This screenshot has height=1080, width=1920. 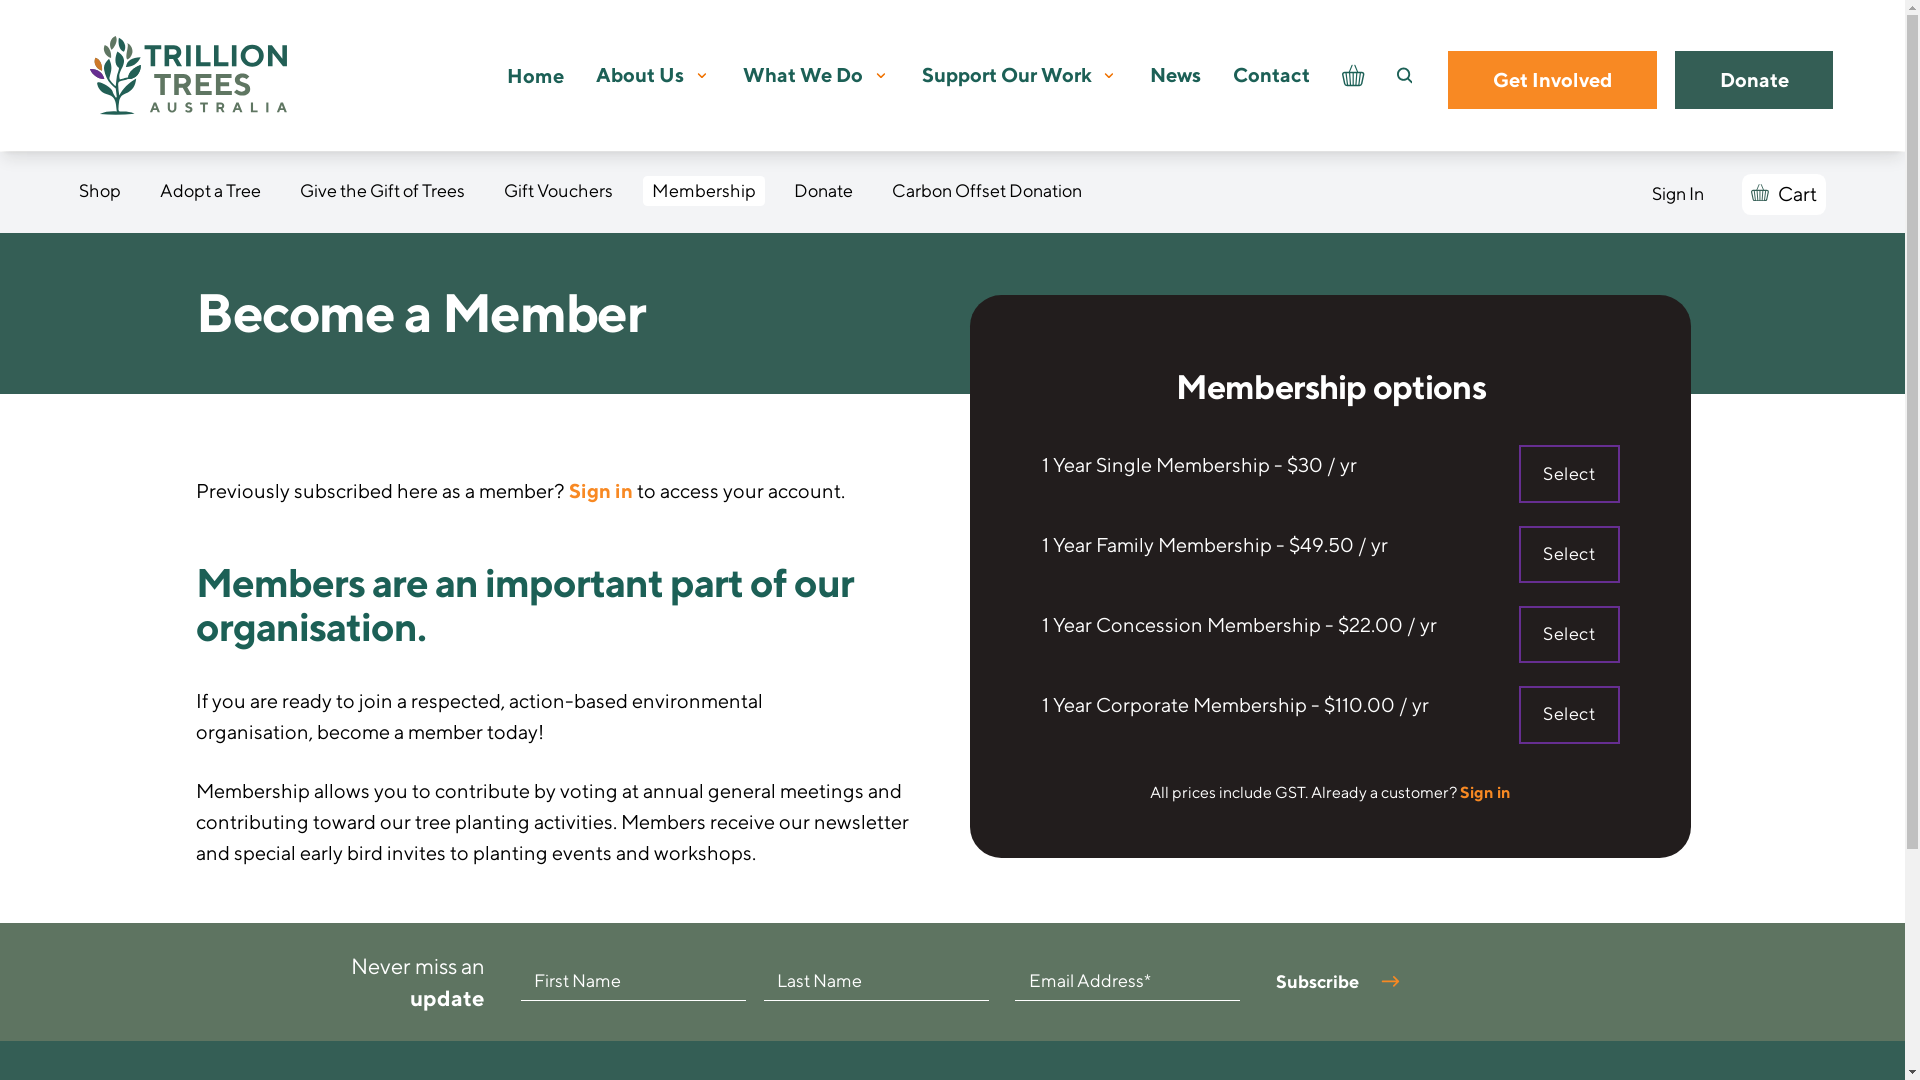 What do you see at coordinates (382, 191) in the screenshot?
I see `'Give the Gift of Trees'` at bounding box center [382, 191].